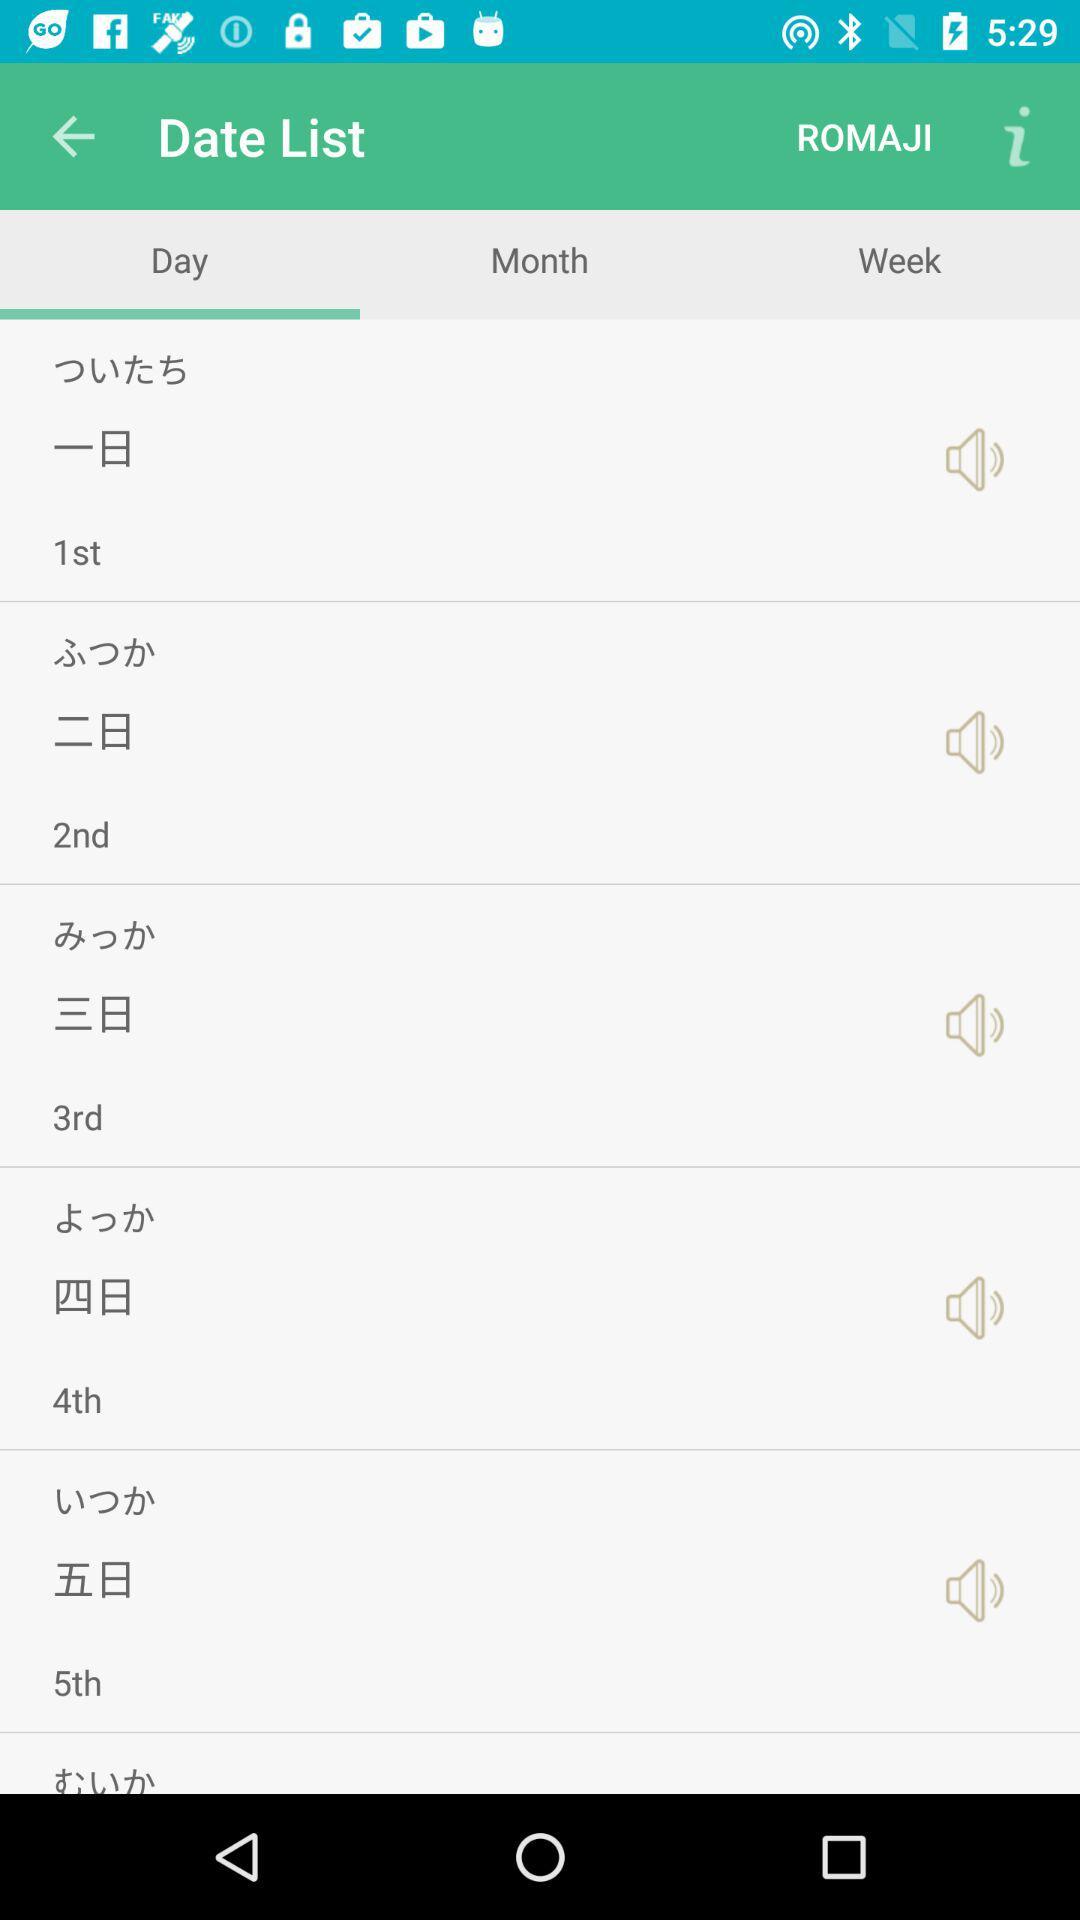  Describe the element at coordinates (94, 1577) in the screenshot. I see `the icon above 5th app` at that location.